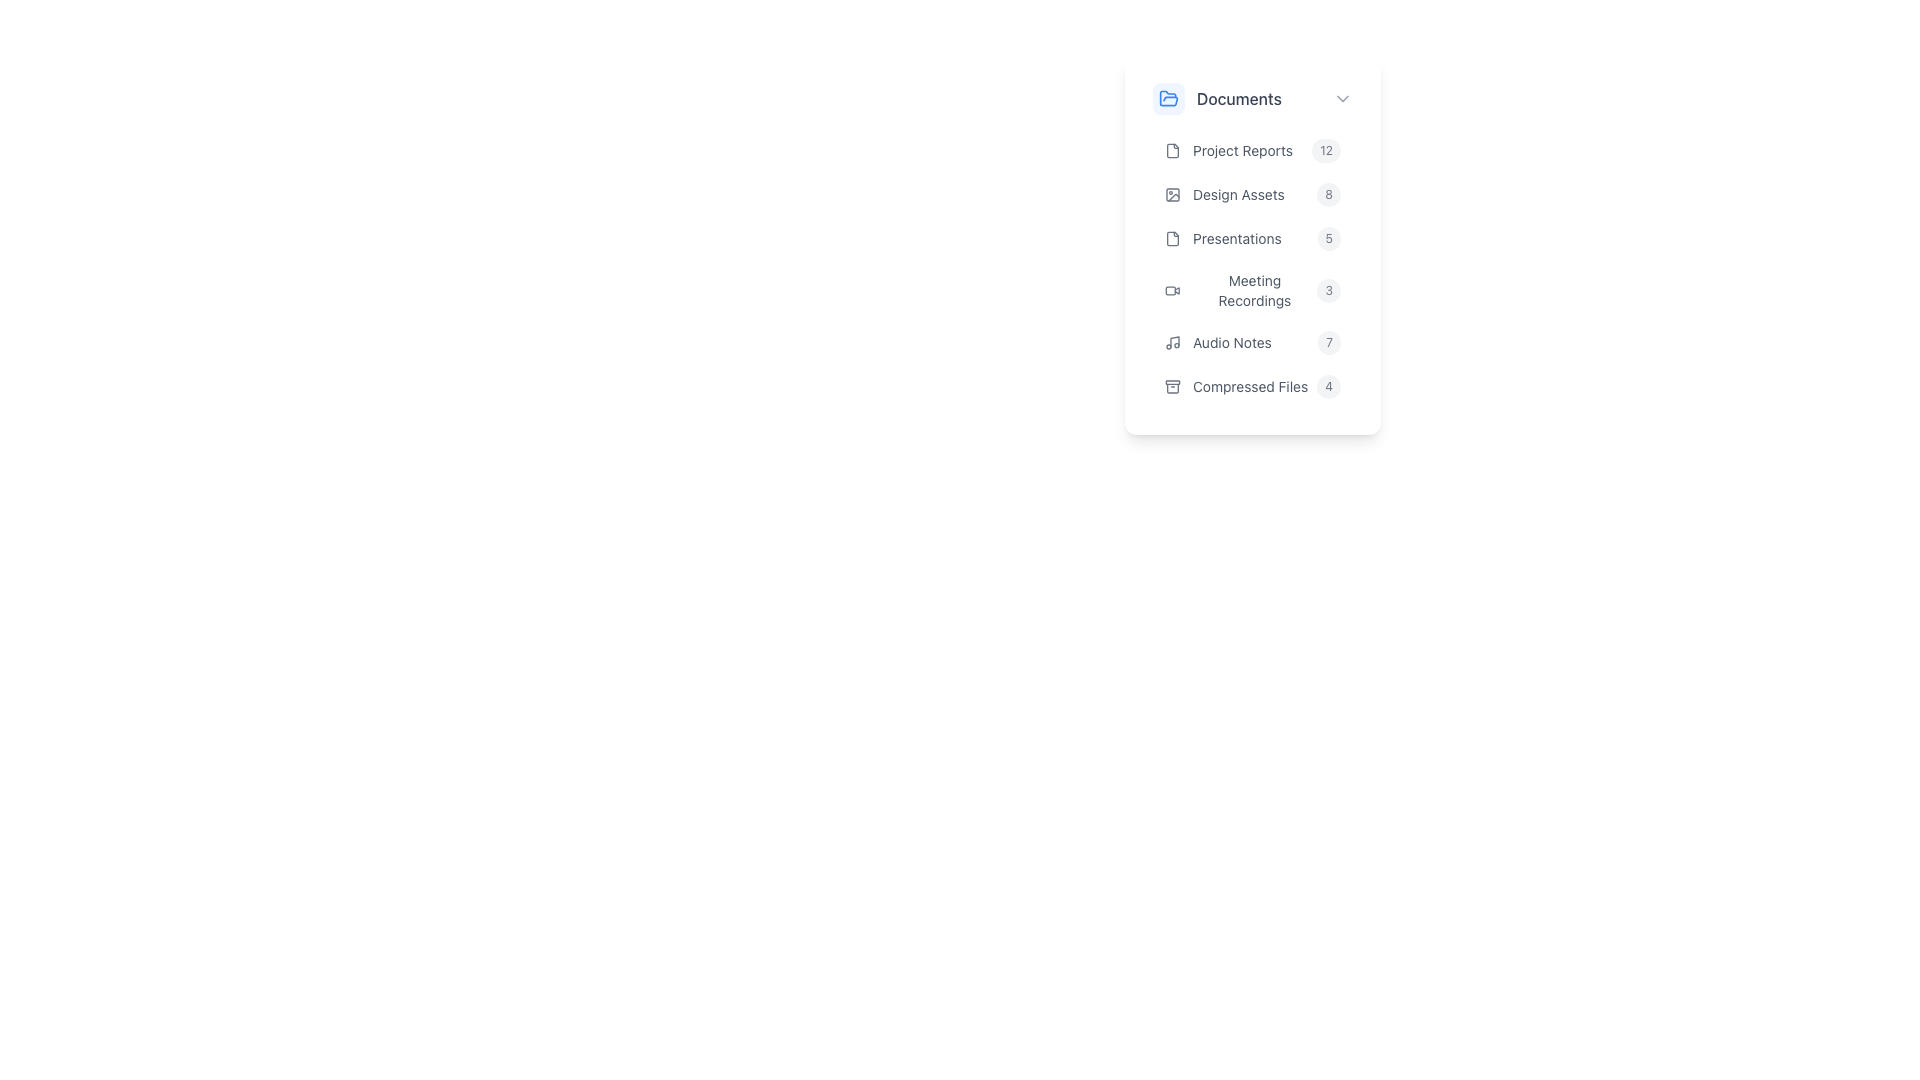 The width and height of the screenshot is (1920, 1080). I want to click on the list item representing the category 'Audio Notes' in the sidebar menu titled 'Documents', so click(1251, 342).